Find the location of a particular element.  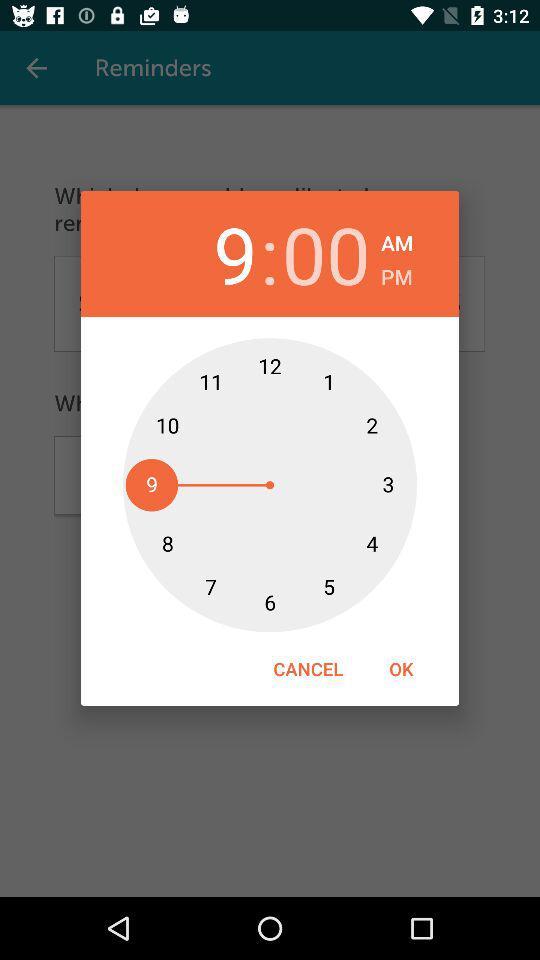

icon below am item is located at coordinates (396, 273).